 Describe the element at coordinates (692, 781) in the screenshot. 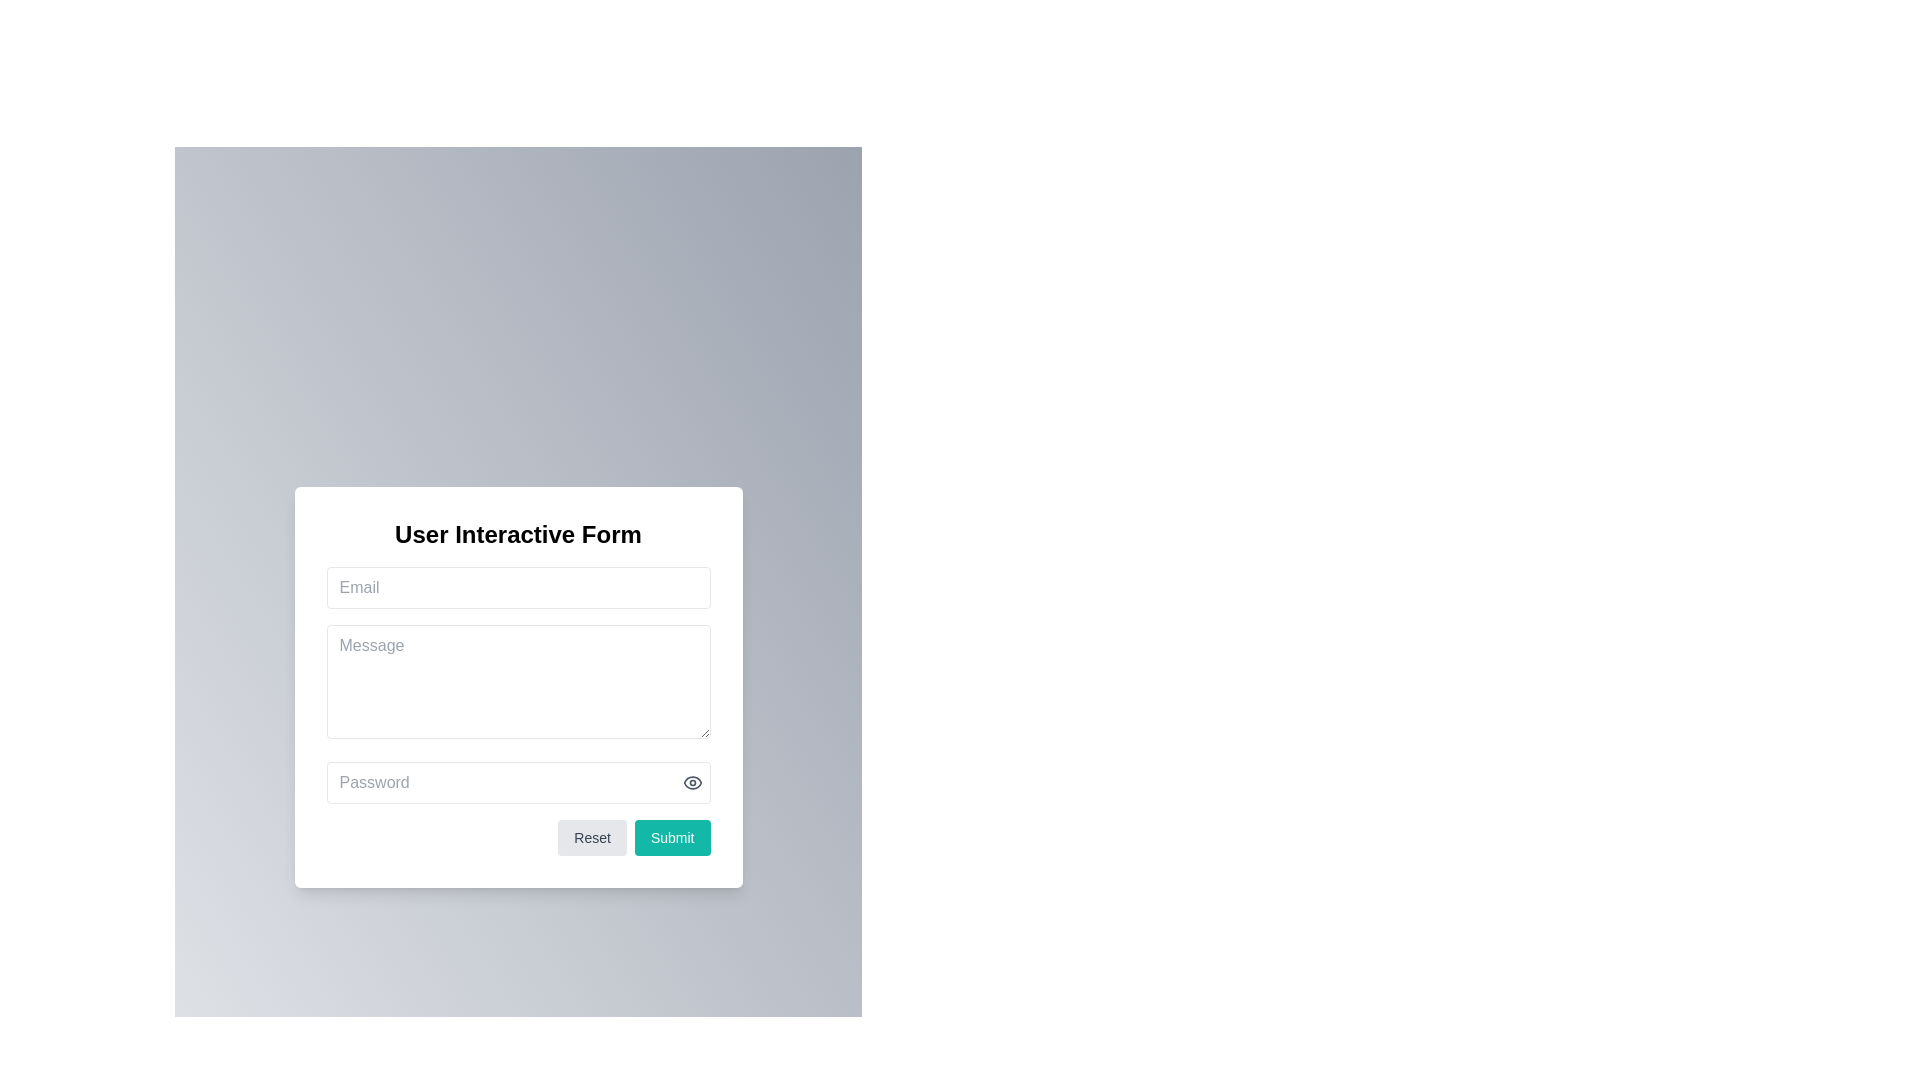

I see `the Toggle button located to the far right of the password input field` at that location.